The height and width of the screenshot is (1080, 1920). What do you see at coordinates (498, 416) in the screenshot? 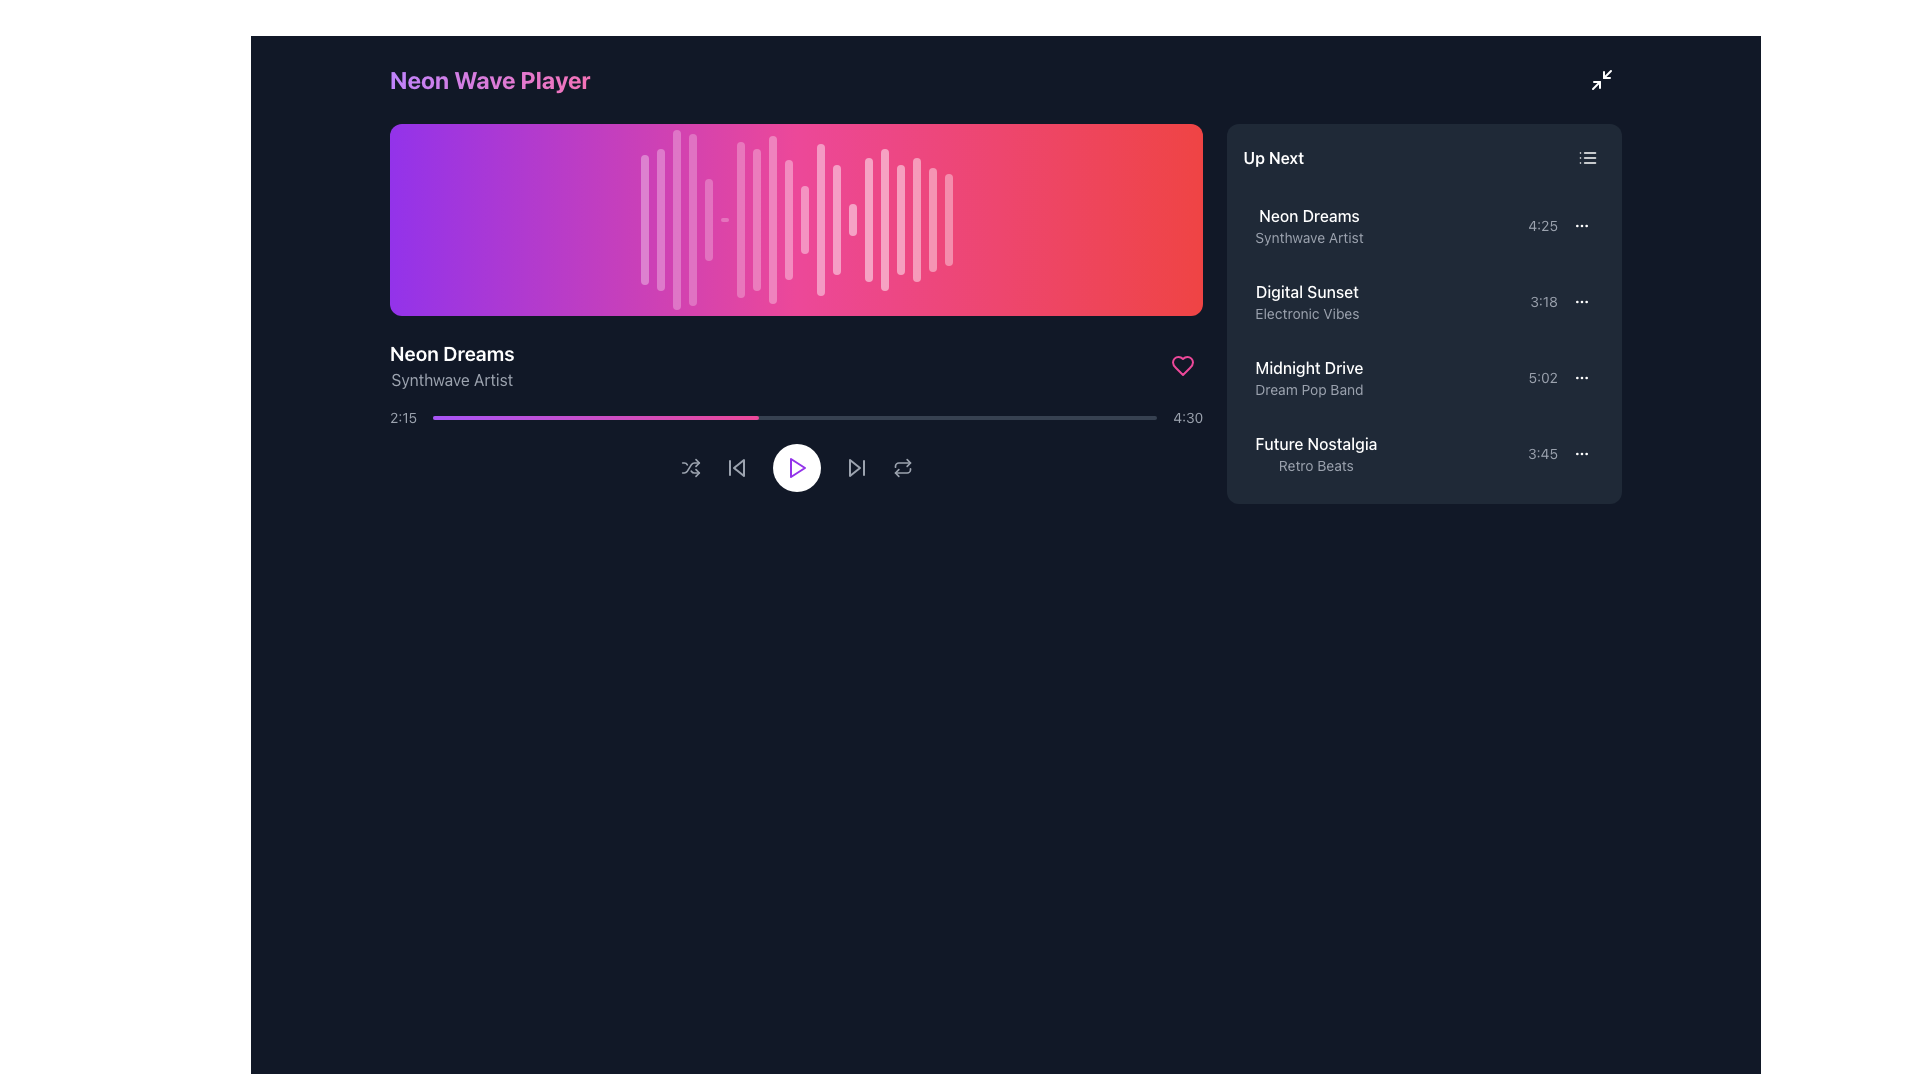
I see `the media progress` at bounding box center [498, 416].